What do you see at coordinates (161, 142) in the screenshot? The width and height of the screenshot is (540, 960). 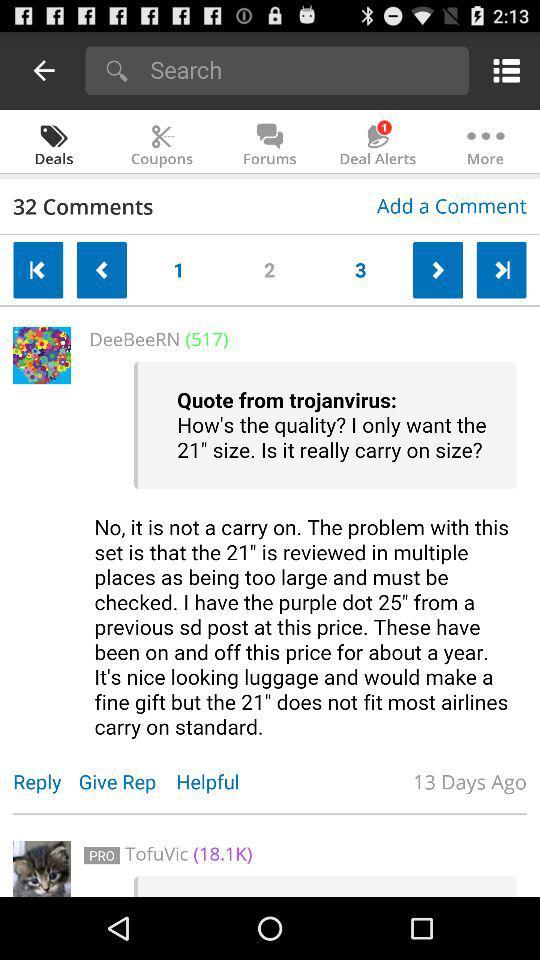 I see `the option coupons which is beside the deals` at bounding box center [161, 142].